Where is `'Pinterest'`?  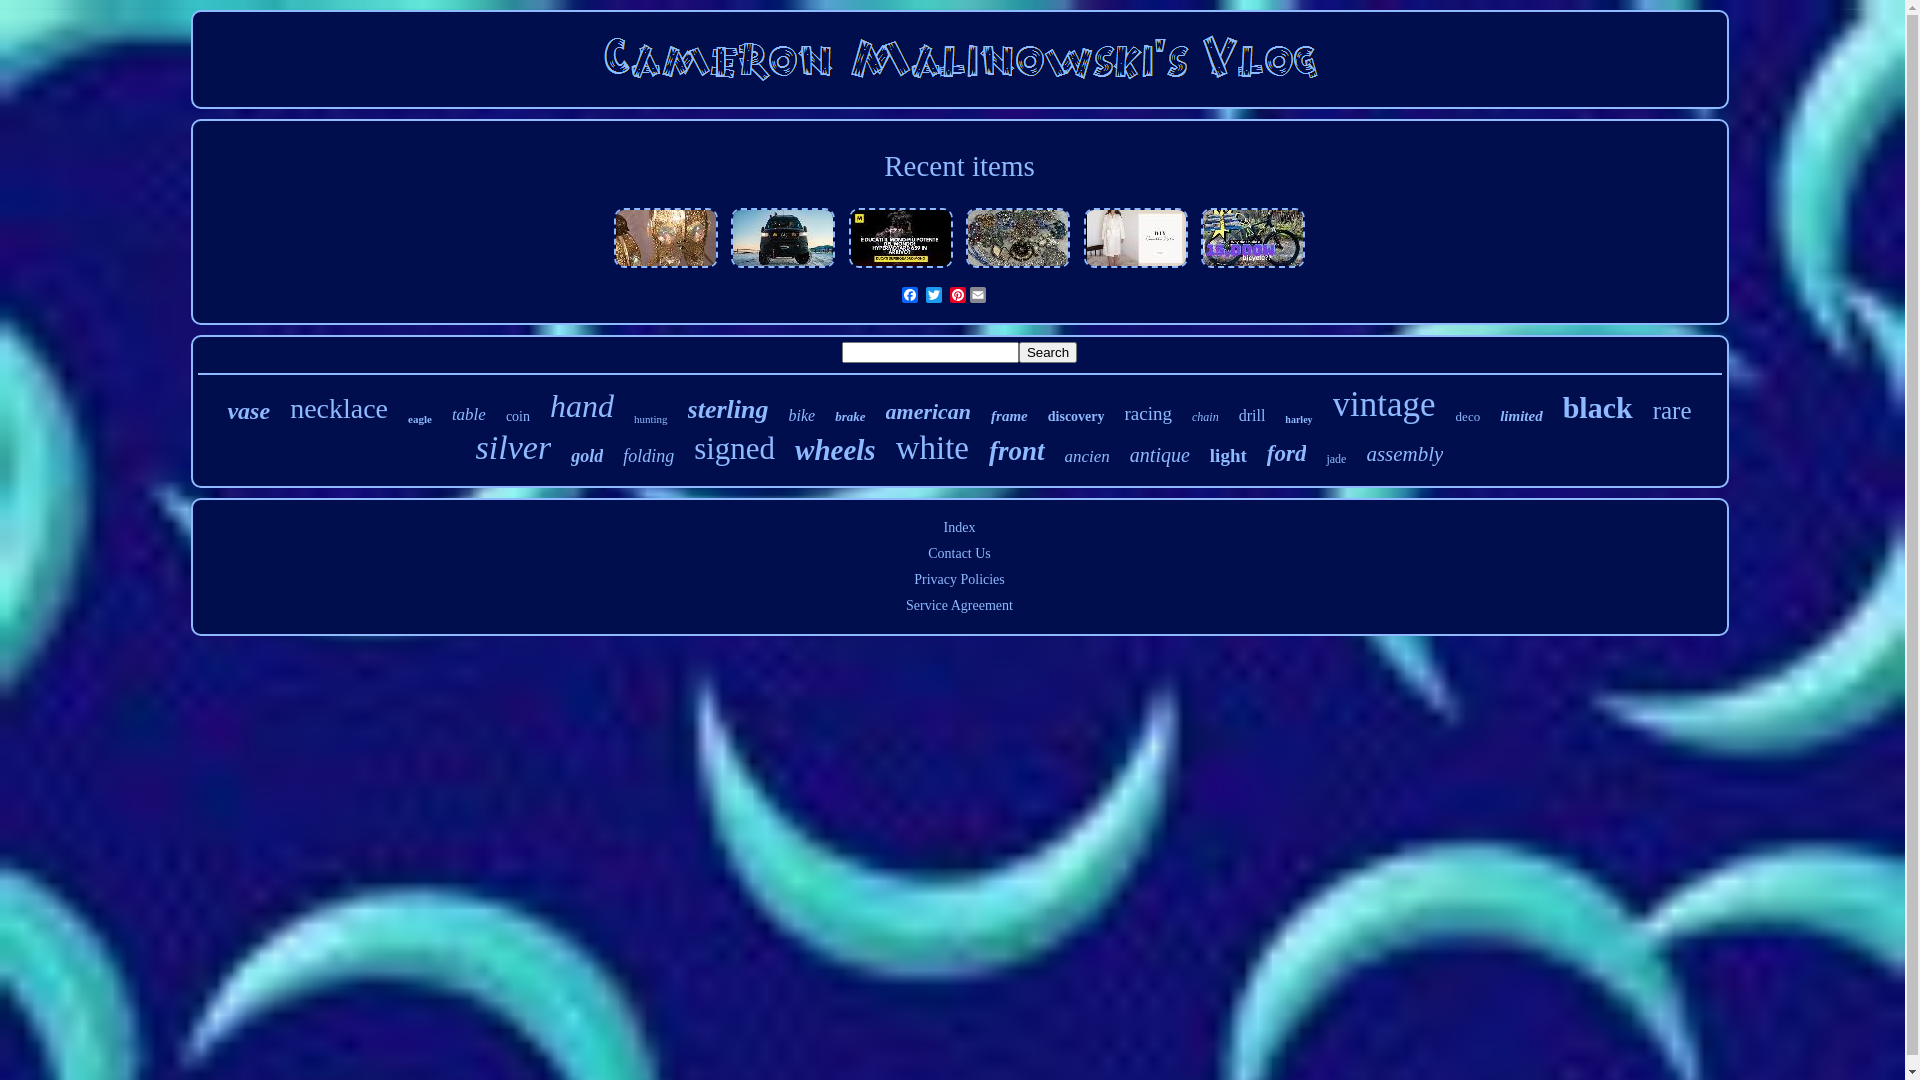 'Pinterest' is located at coordinates (957, 294).